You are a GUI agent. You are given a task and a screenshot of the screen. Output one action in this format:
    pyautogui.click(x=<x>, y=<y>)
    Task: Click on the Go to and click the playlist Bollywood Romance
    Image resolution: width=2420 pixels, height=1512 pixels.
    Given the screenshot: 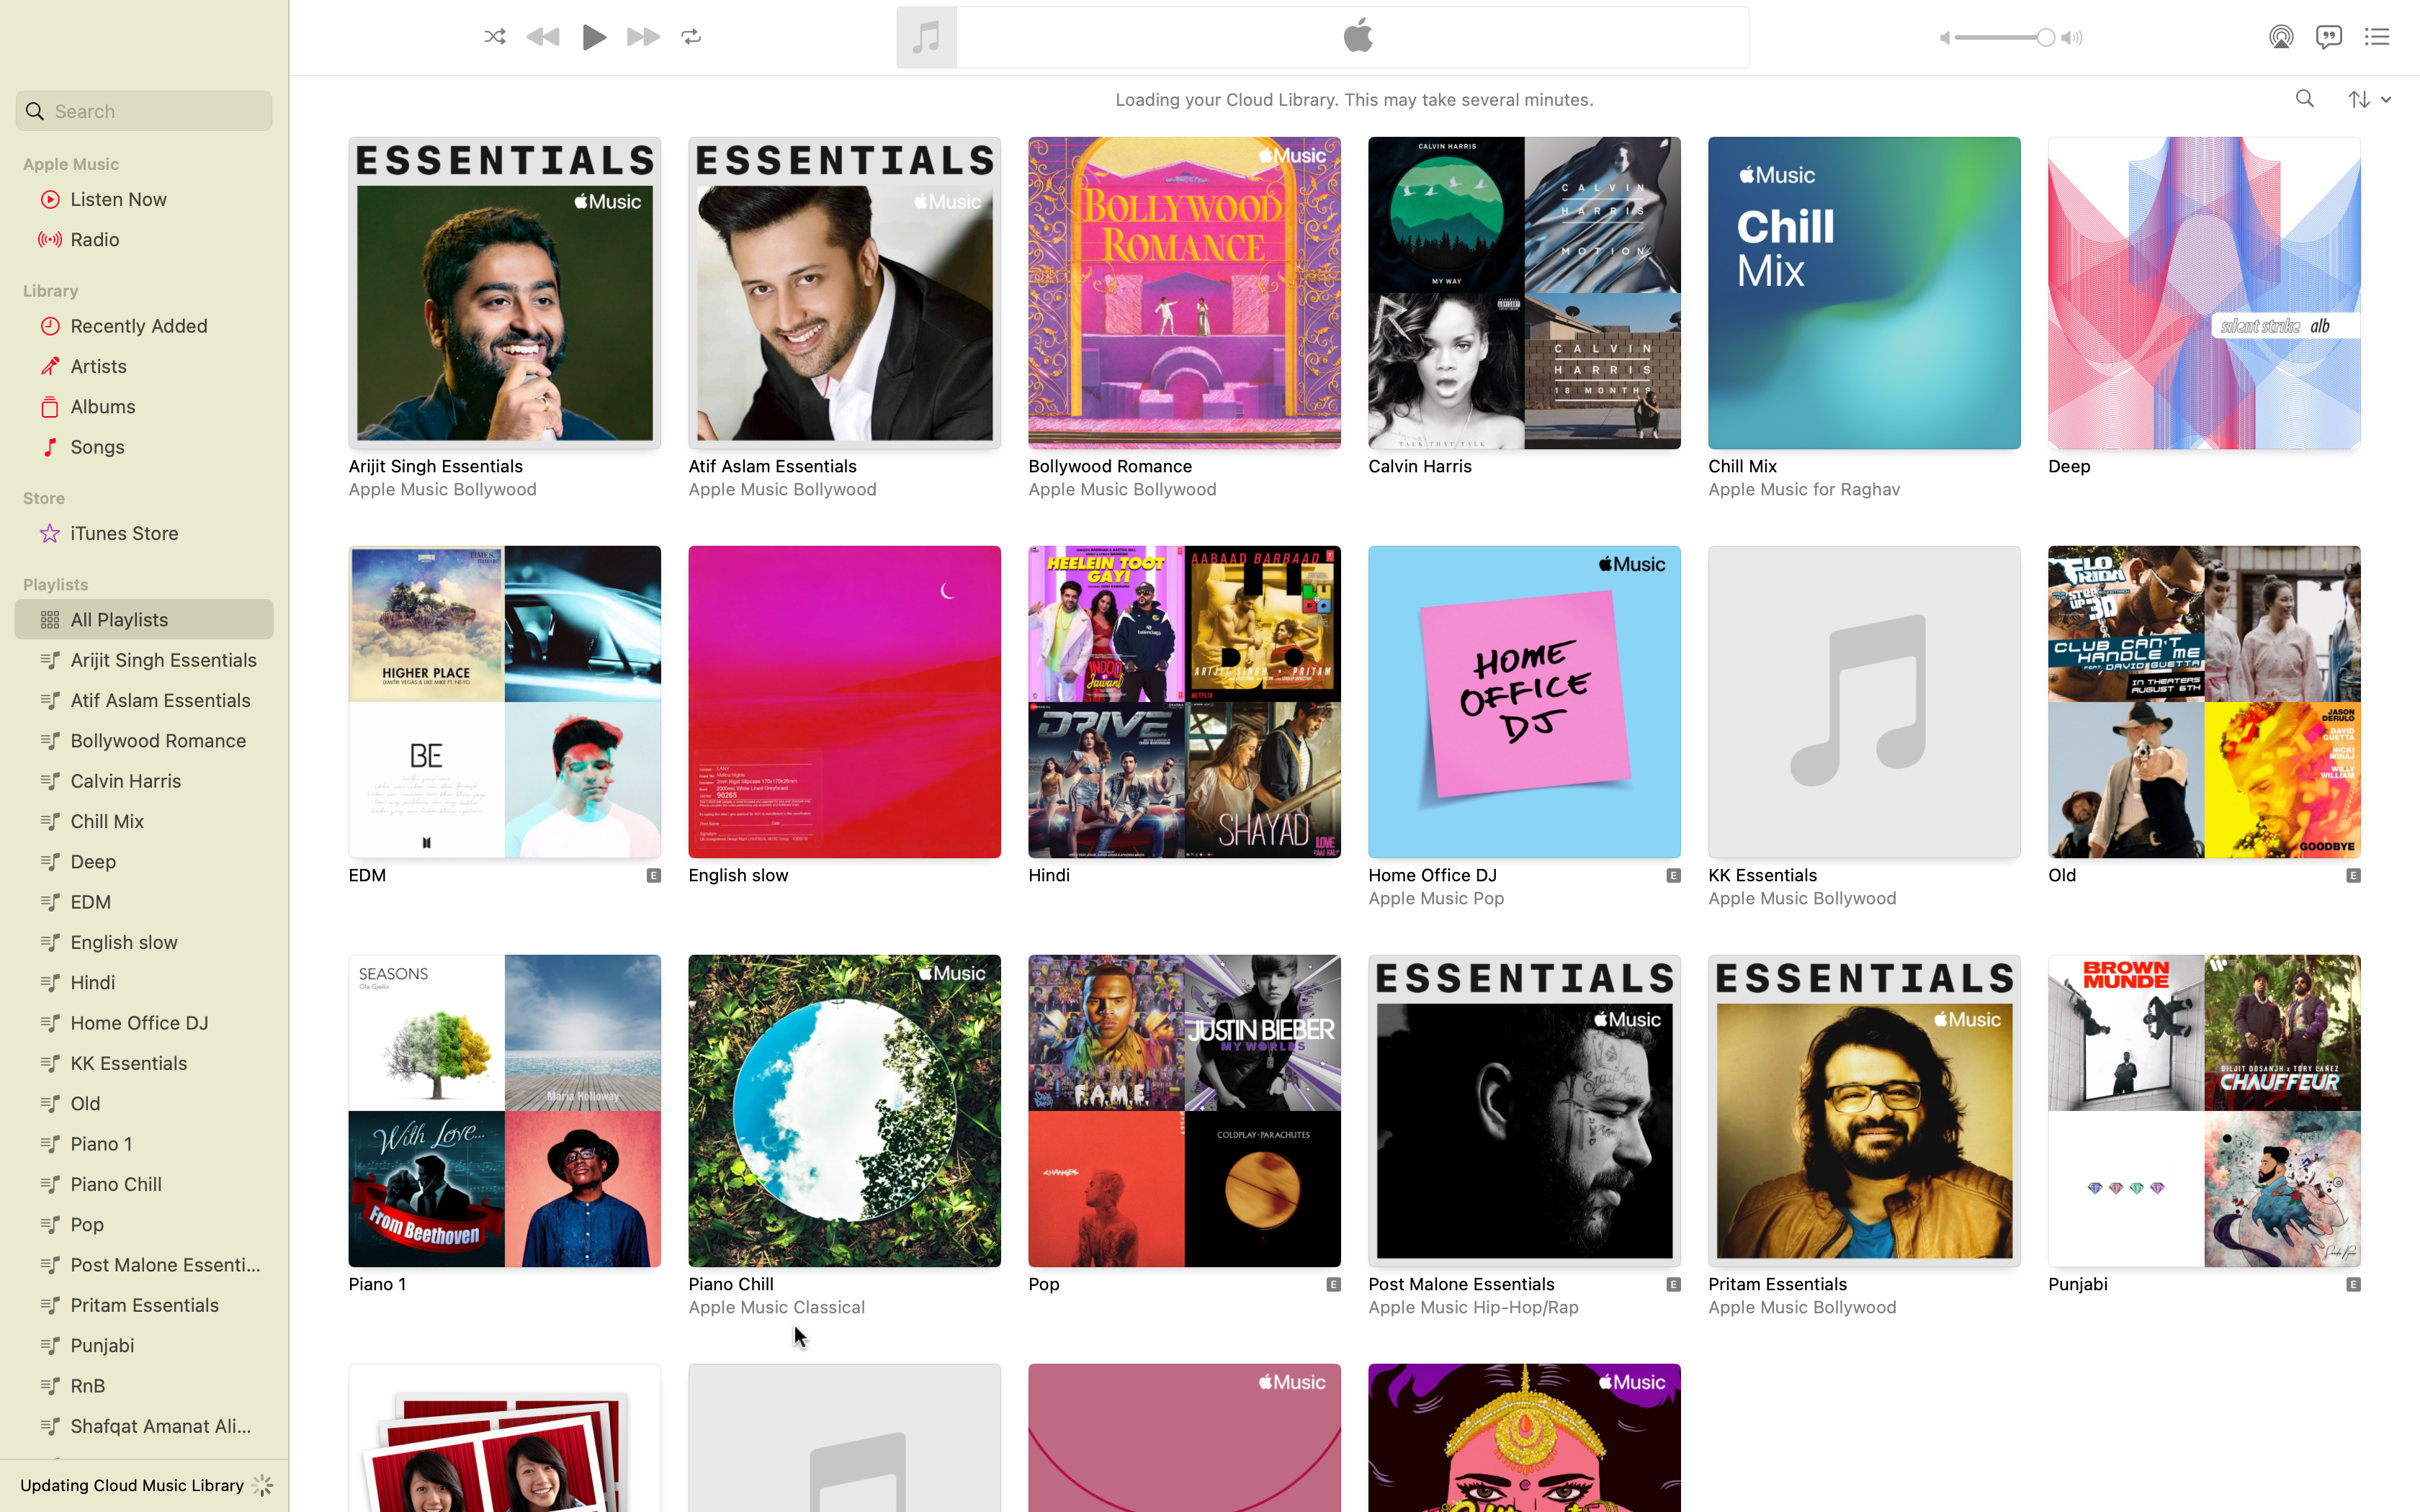 What is the action you would take?
    pyautogui.click(x=1180, y=319)
    